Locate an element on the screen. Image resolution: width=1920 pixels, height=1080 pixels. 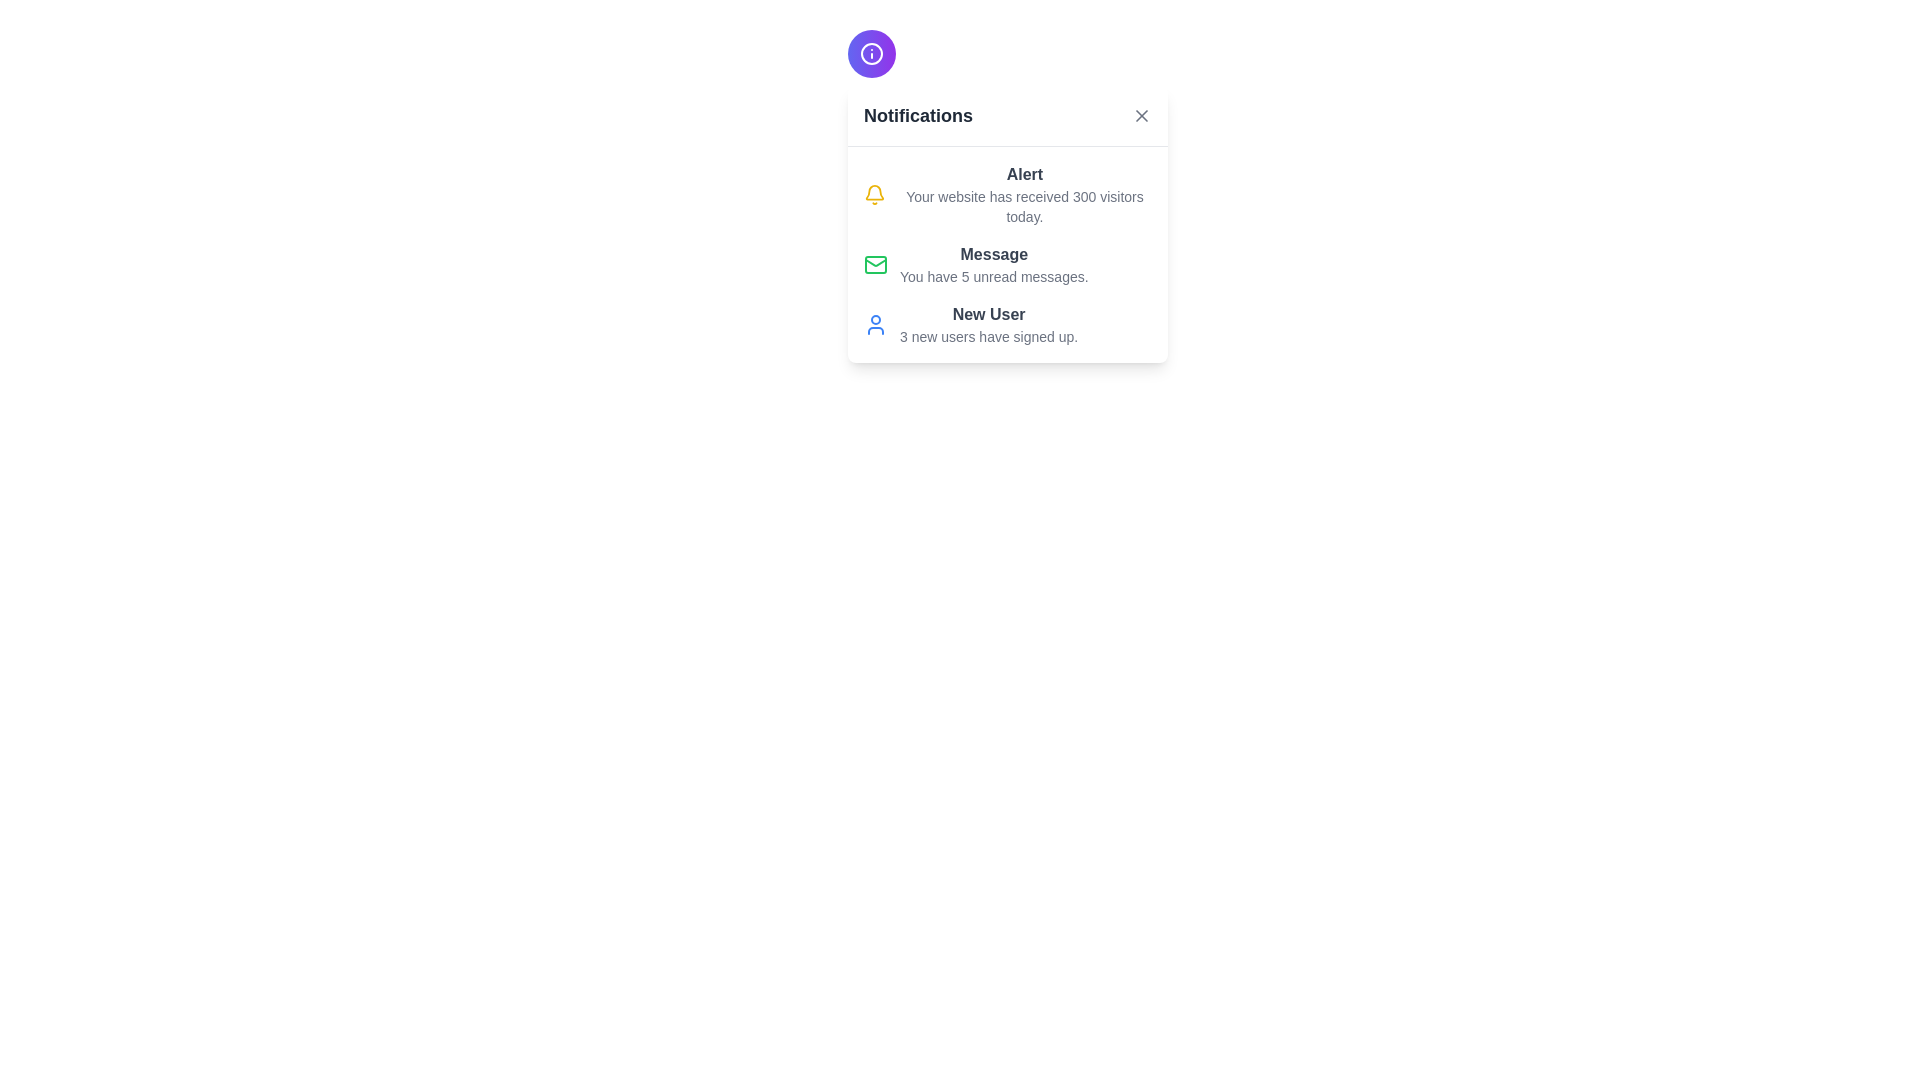
the static text label displaying the message '3 new users have signed up.' which is located in the notification dropdown beneath the heading 'New User' is located at coordinates (989, 335).